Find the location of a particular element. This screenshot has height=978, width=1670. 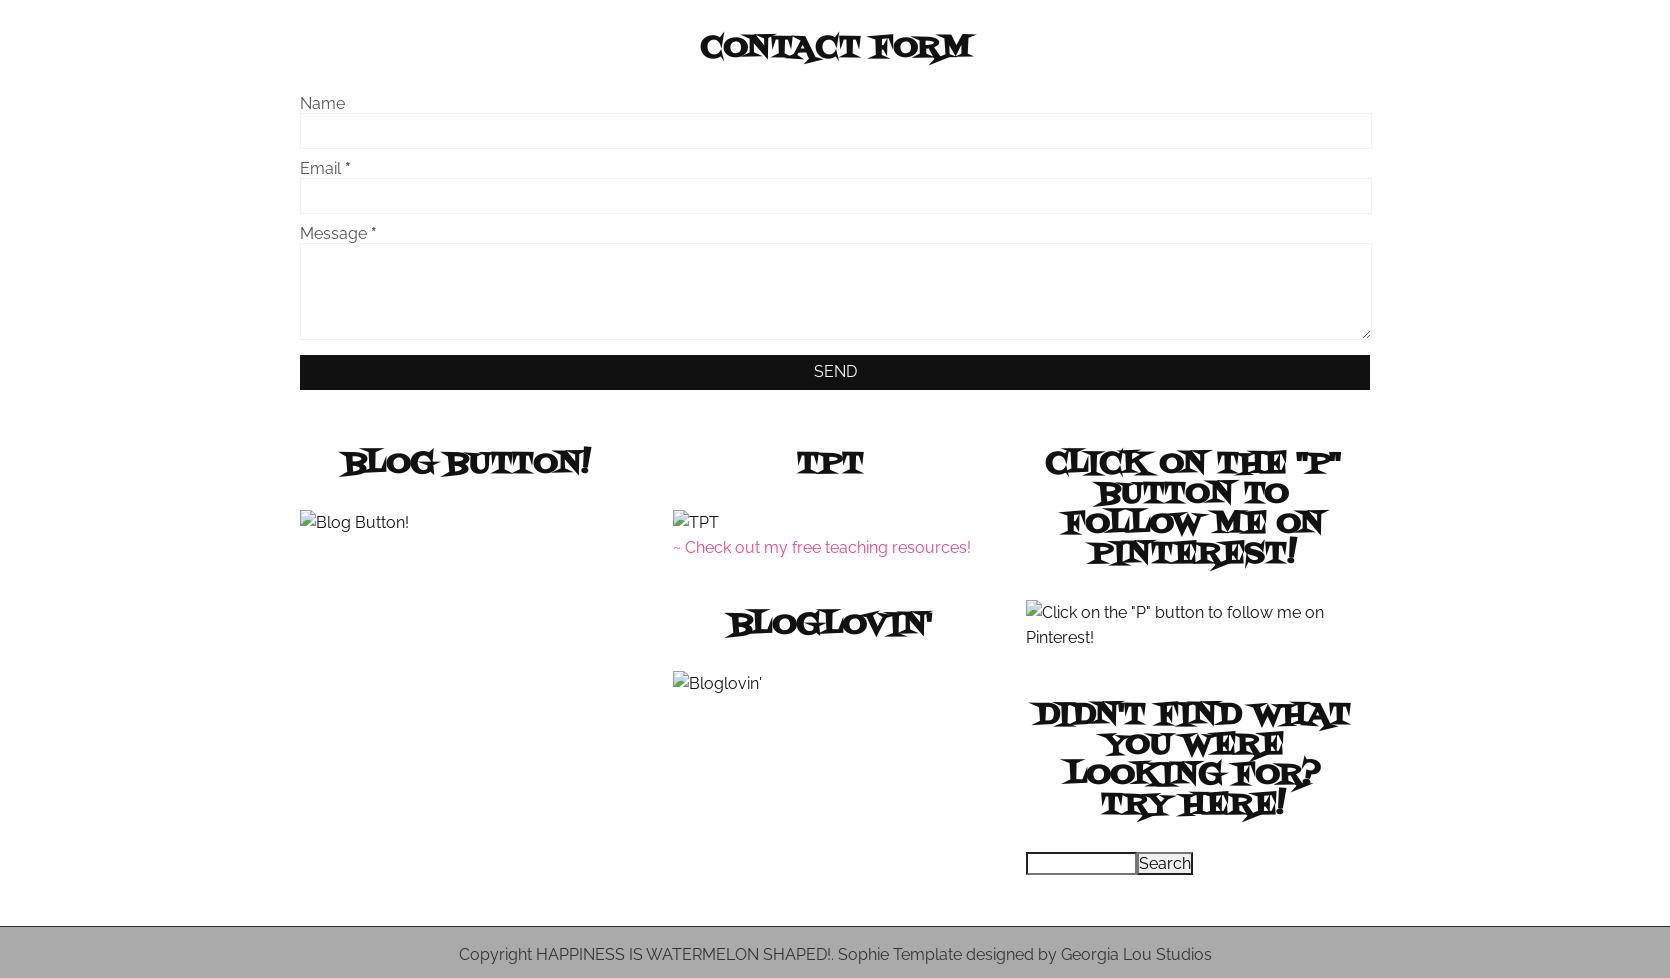

'HAPPINESS IS WATERMELON SHAPED!' is located at coordinates (535, 953).